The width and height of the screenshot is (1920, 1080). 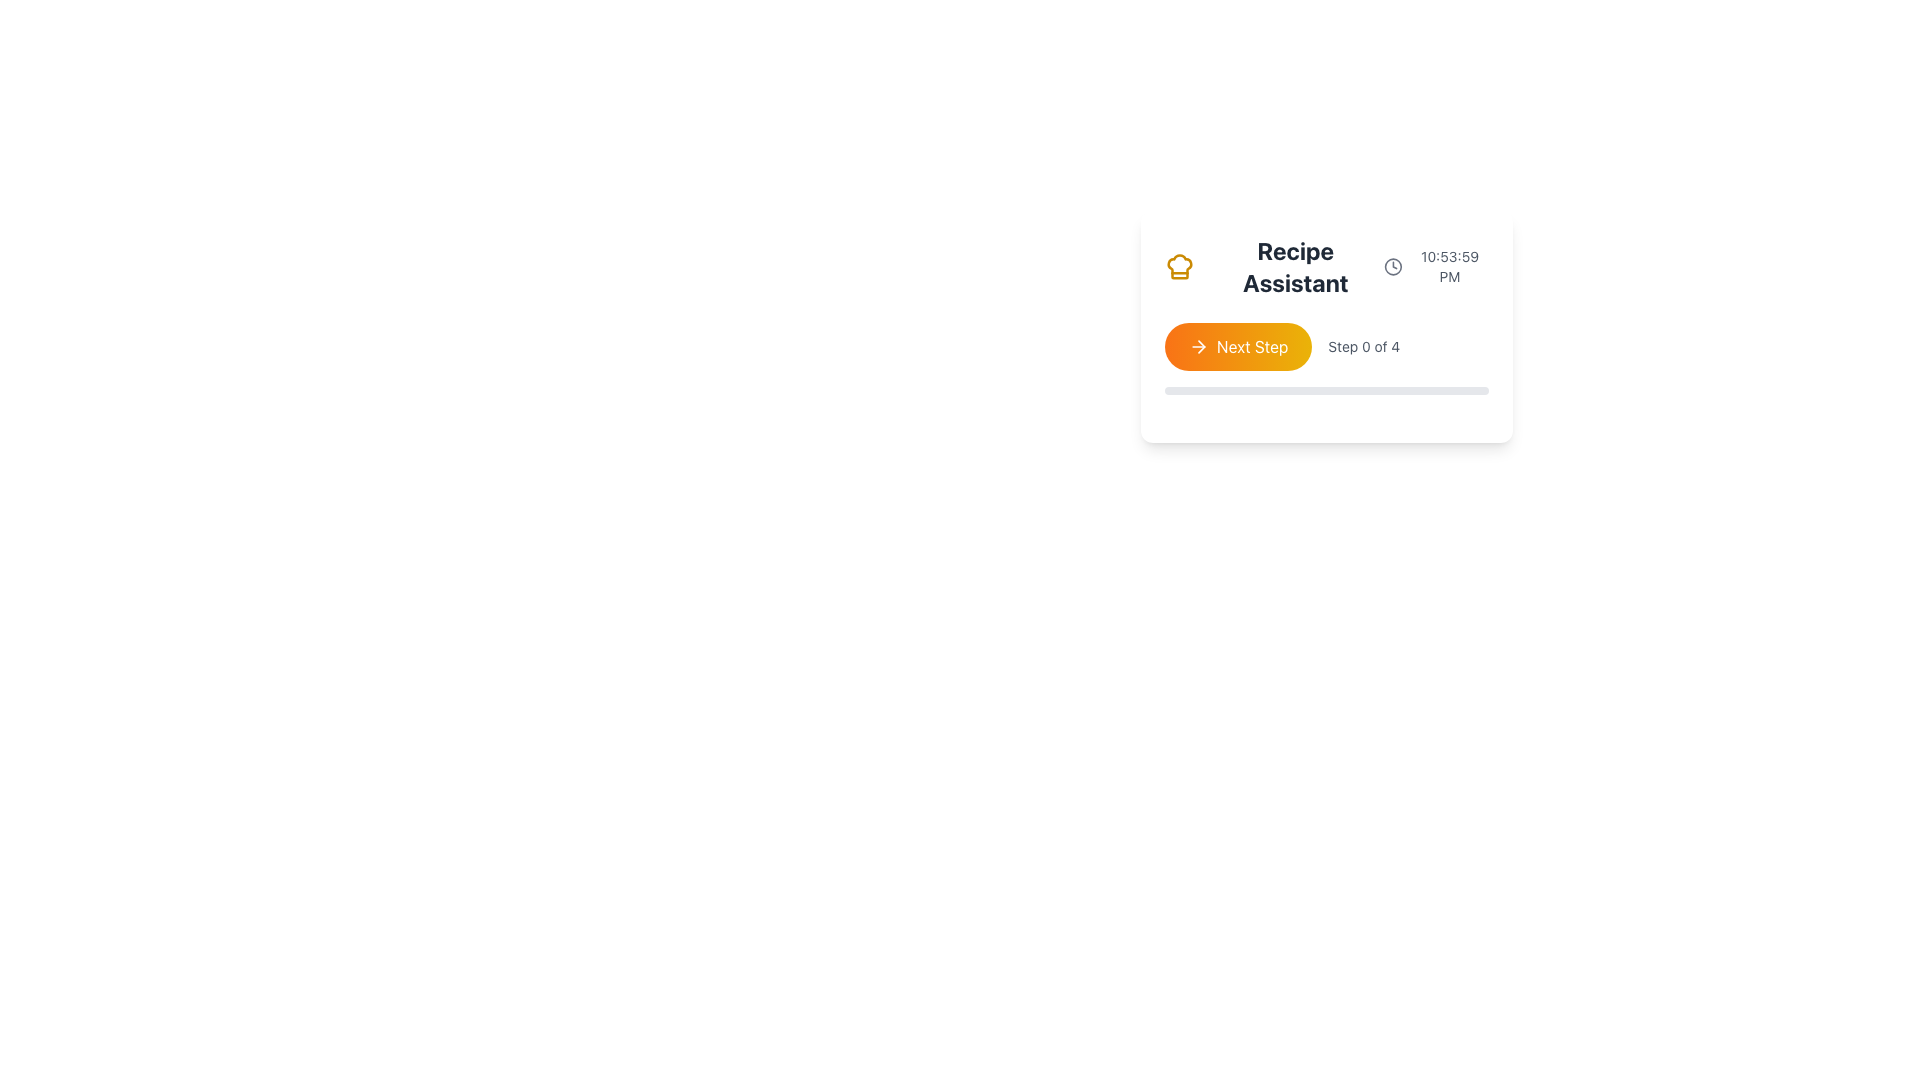 What do you see at coordinates (1199, 346) in the screenshot?
I see `the forward navigation arrow icon located to the left of the 'Next Step' button within the 'Recipe Assistant' card` at bounding box center [1199, 346].